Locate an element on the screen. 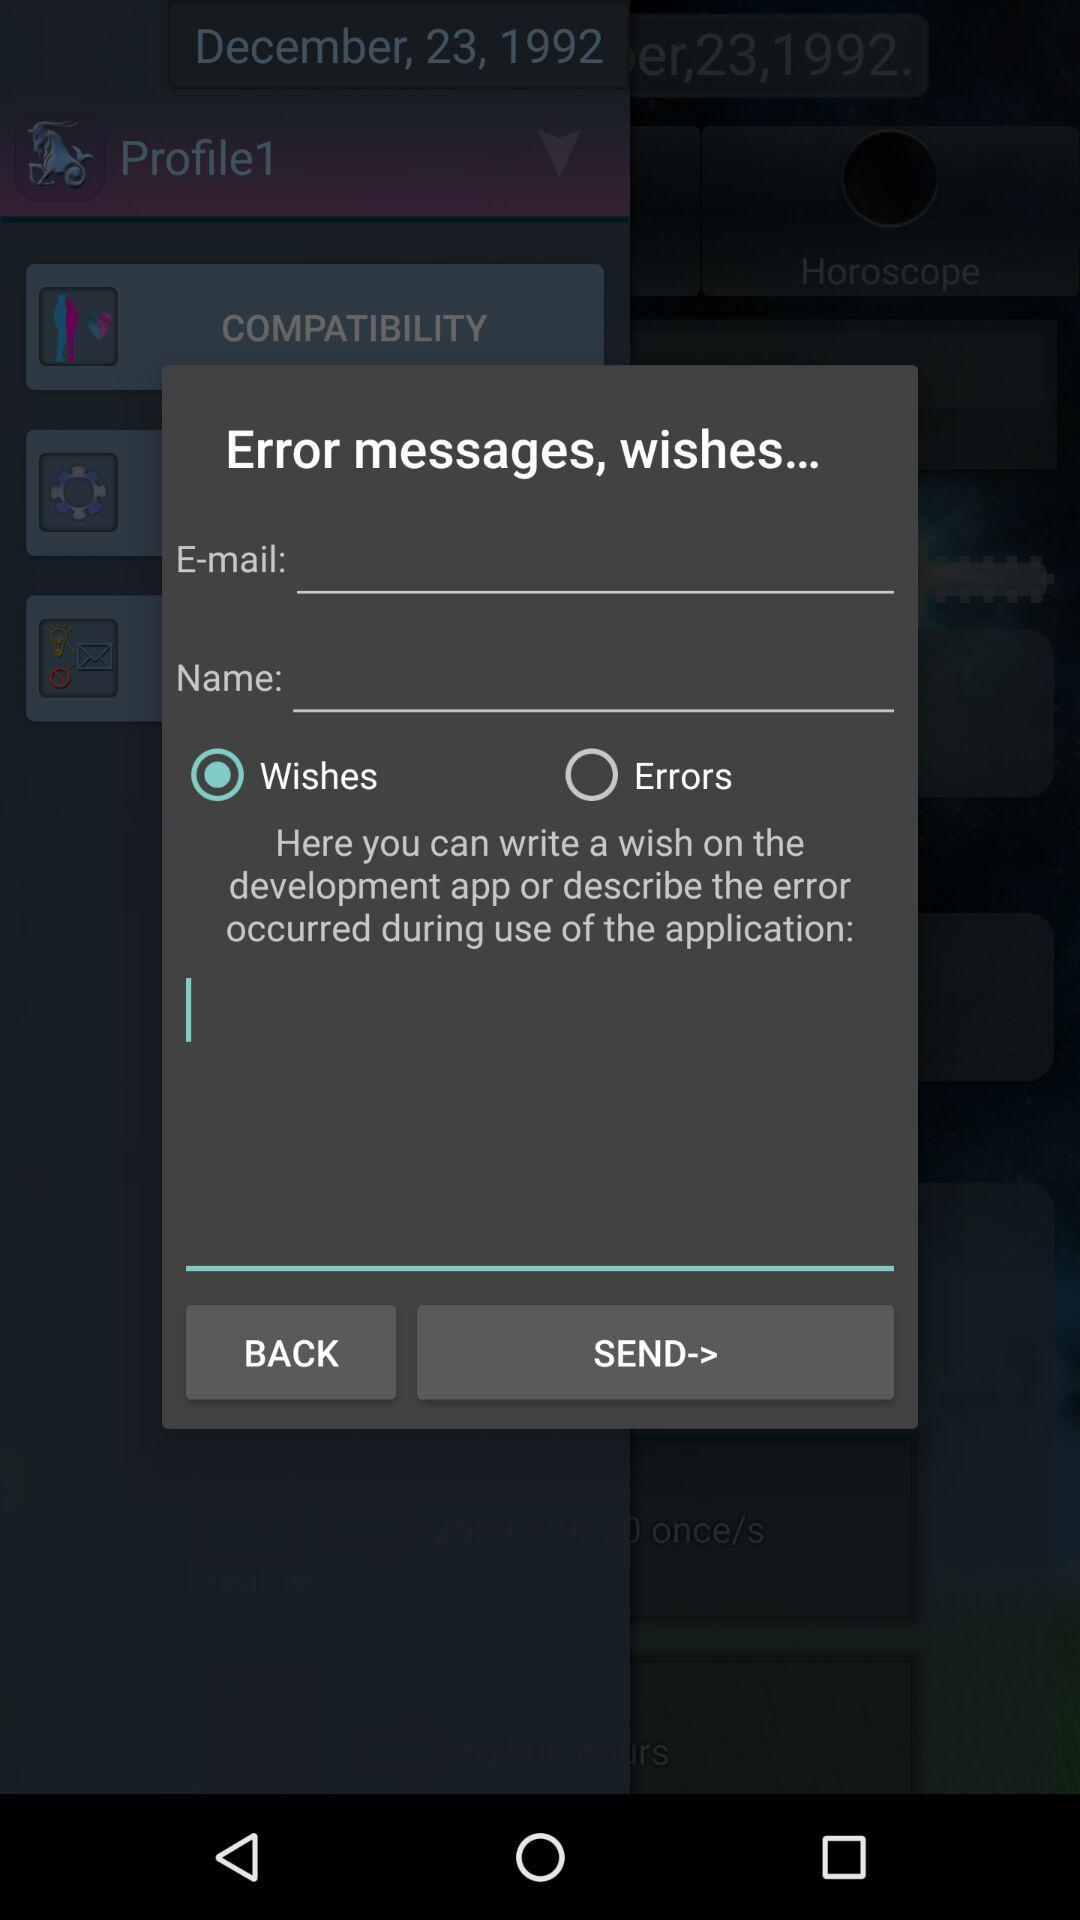  name is located at coordinates (592, 673).